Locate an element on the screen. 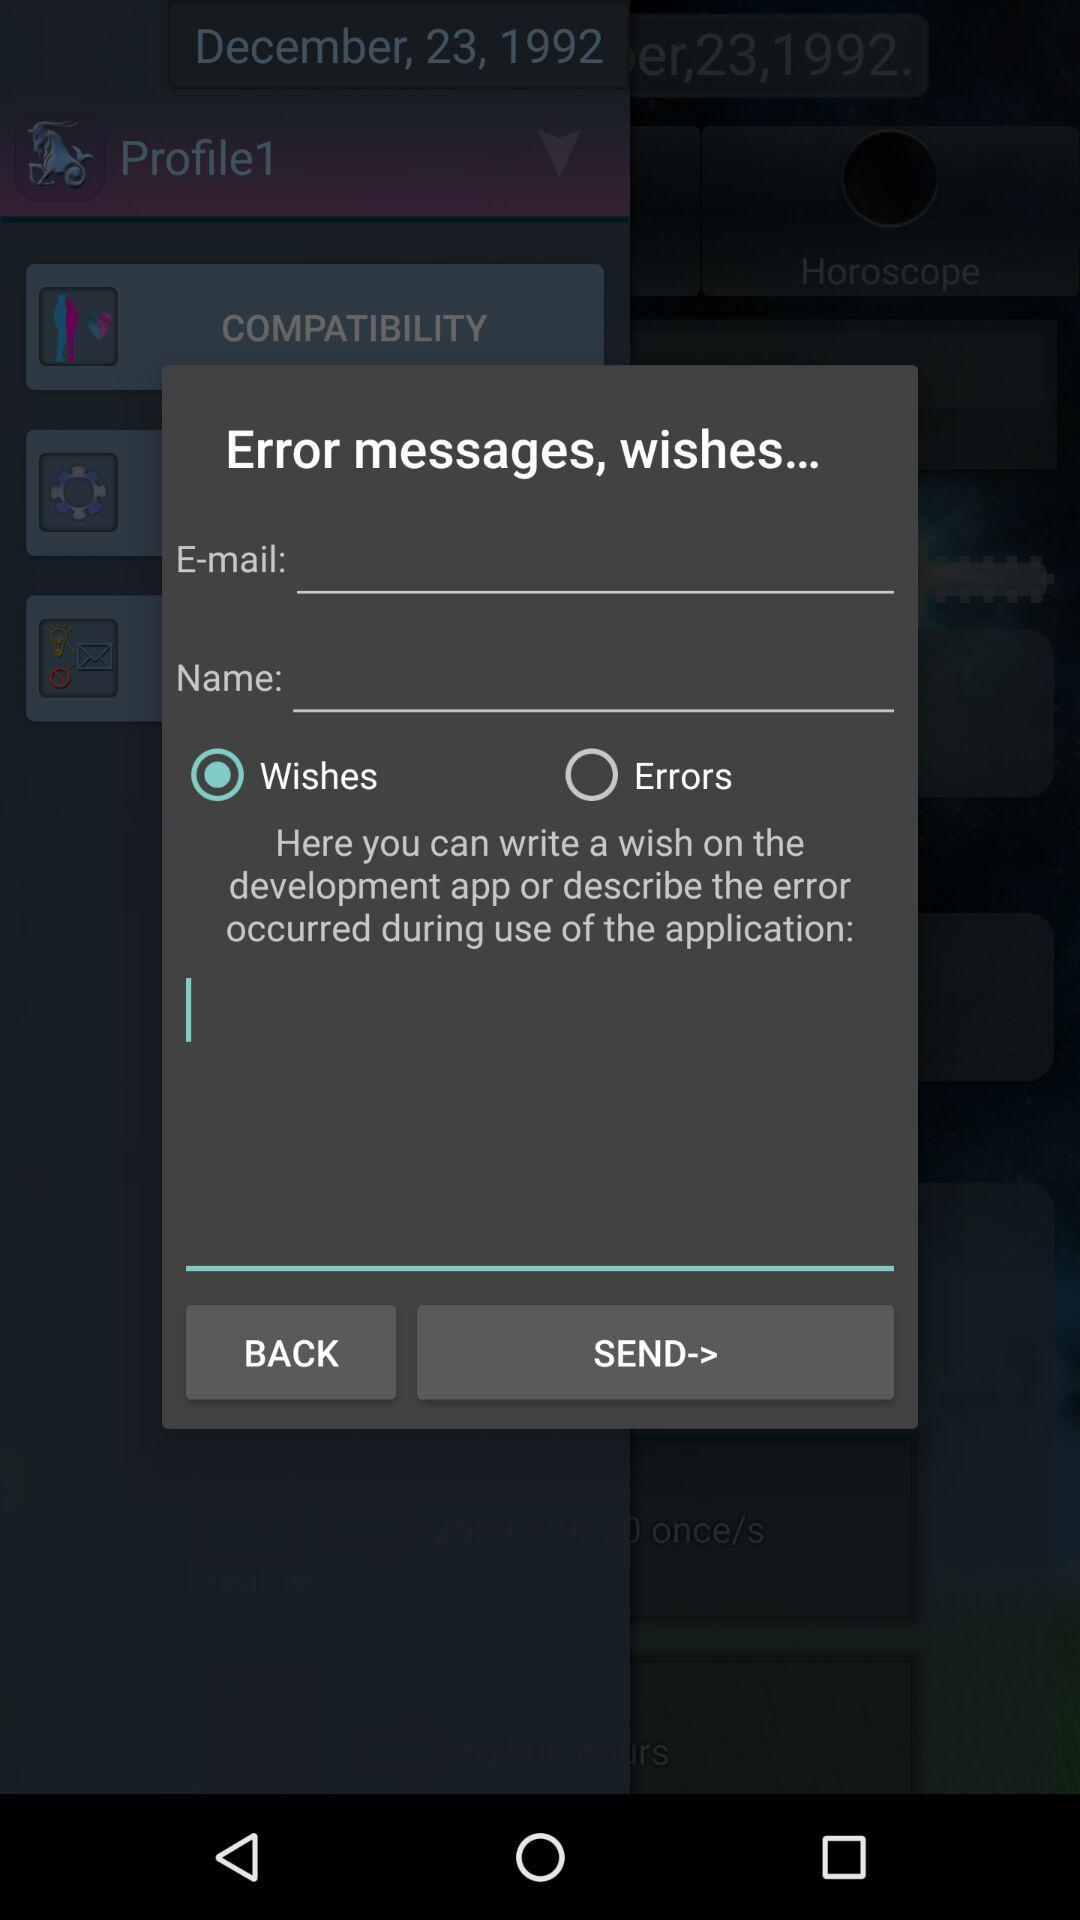  name is located at coordinates (592, 673).